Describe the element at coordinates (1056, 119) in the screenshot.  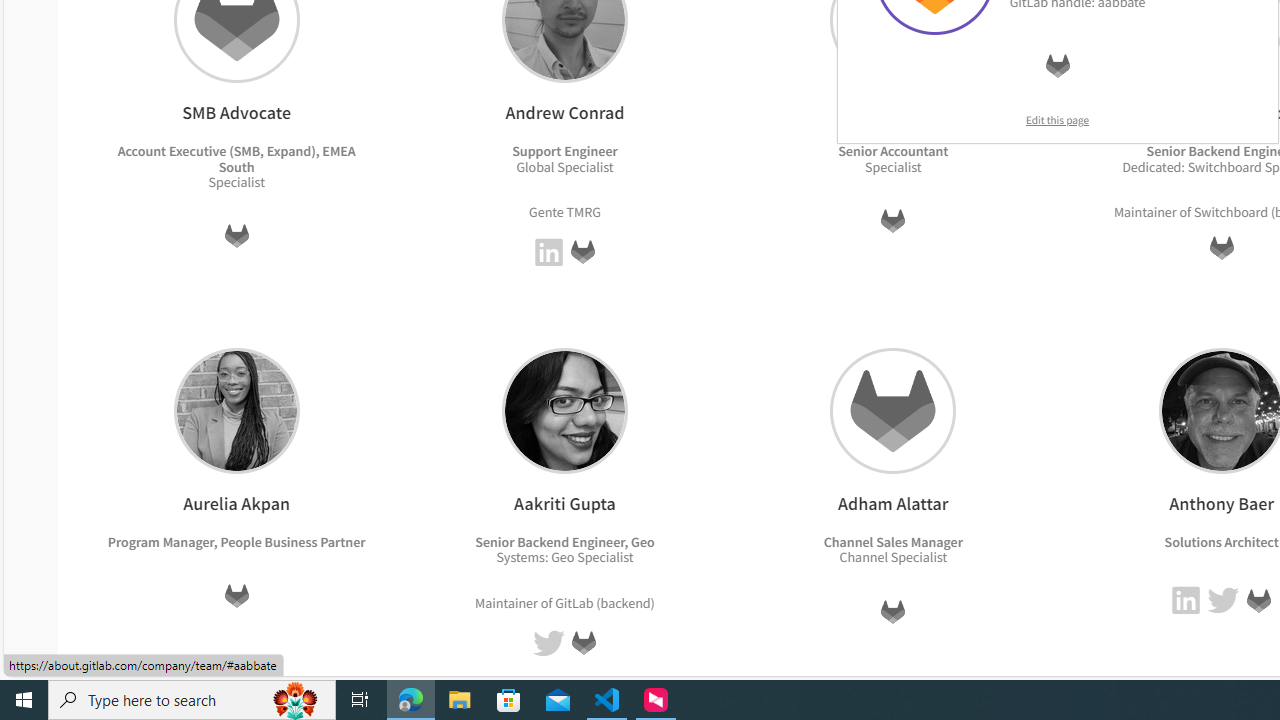
I see `'Edit this page'` at that location.